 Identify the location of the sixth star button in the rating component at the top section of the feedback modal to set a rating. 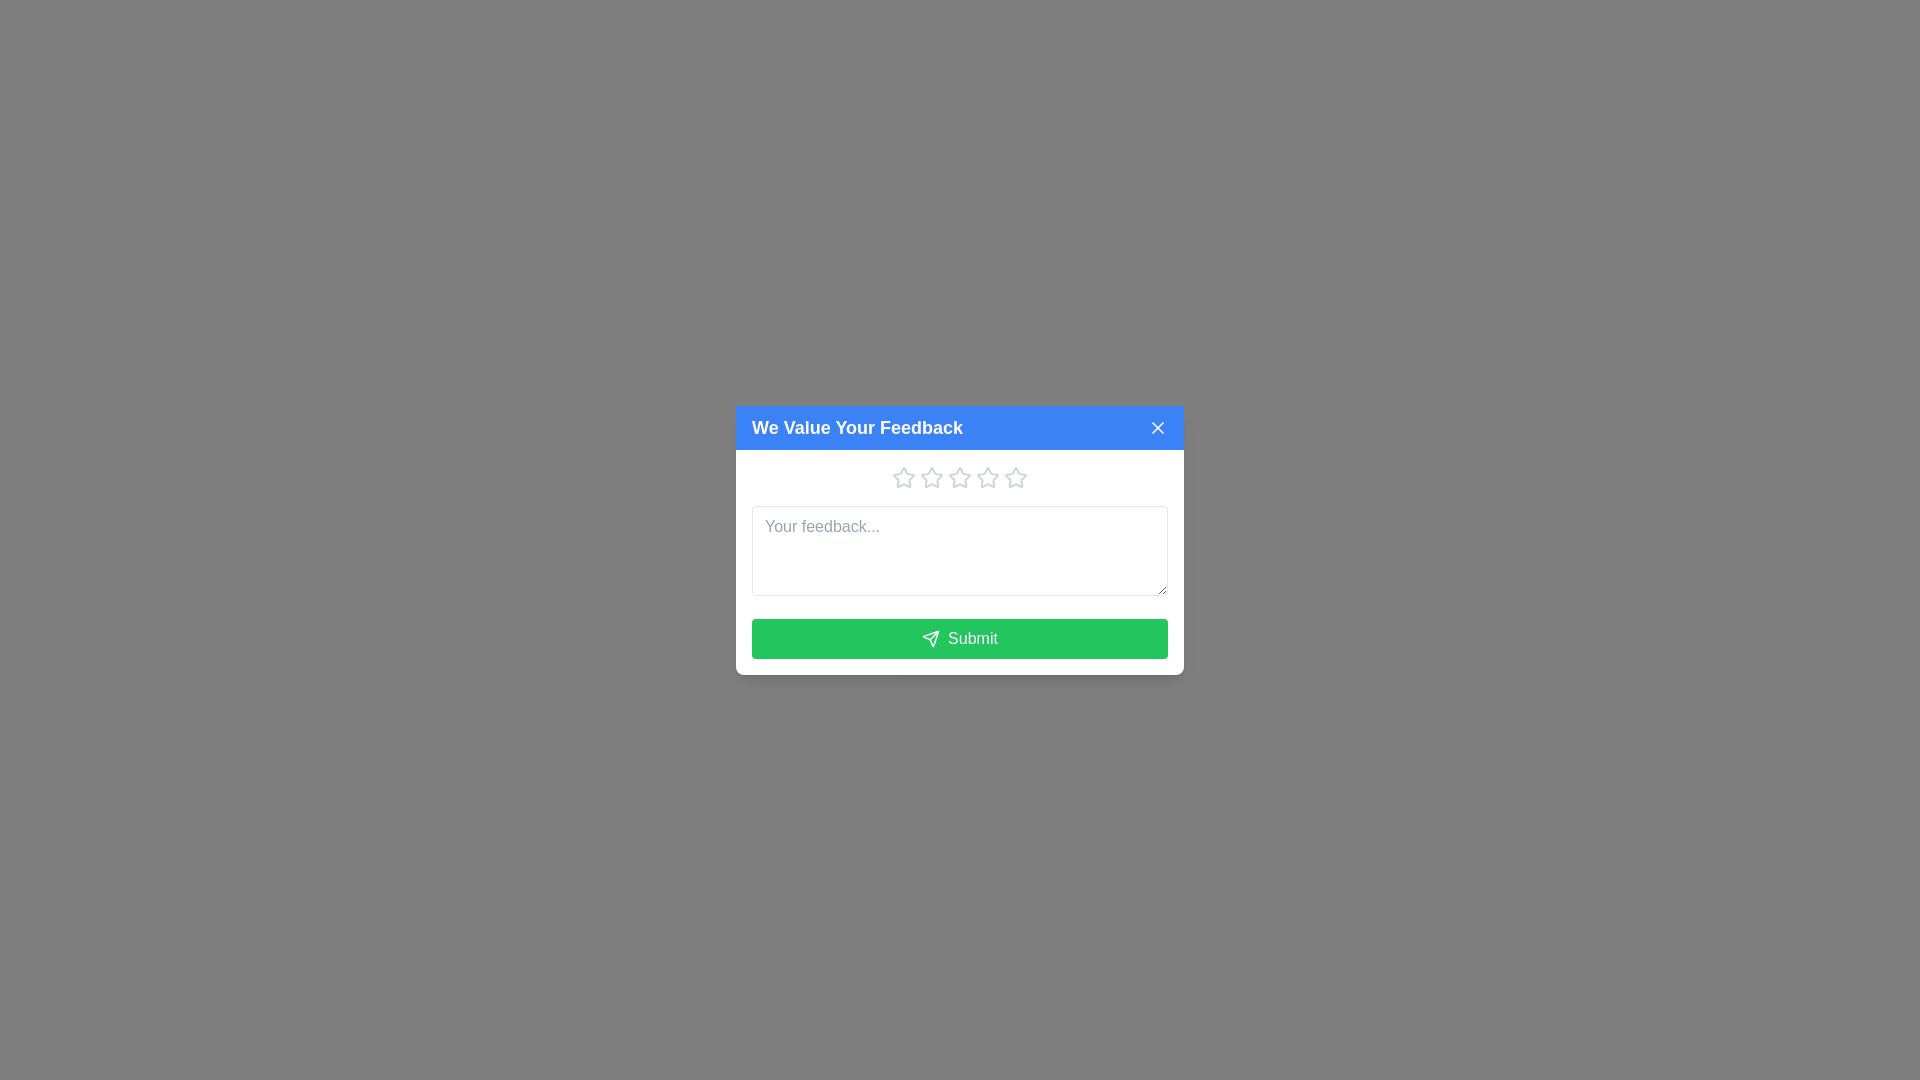
(988, 477).